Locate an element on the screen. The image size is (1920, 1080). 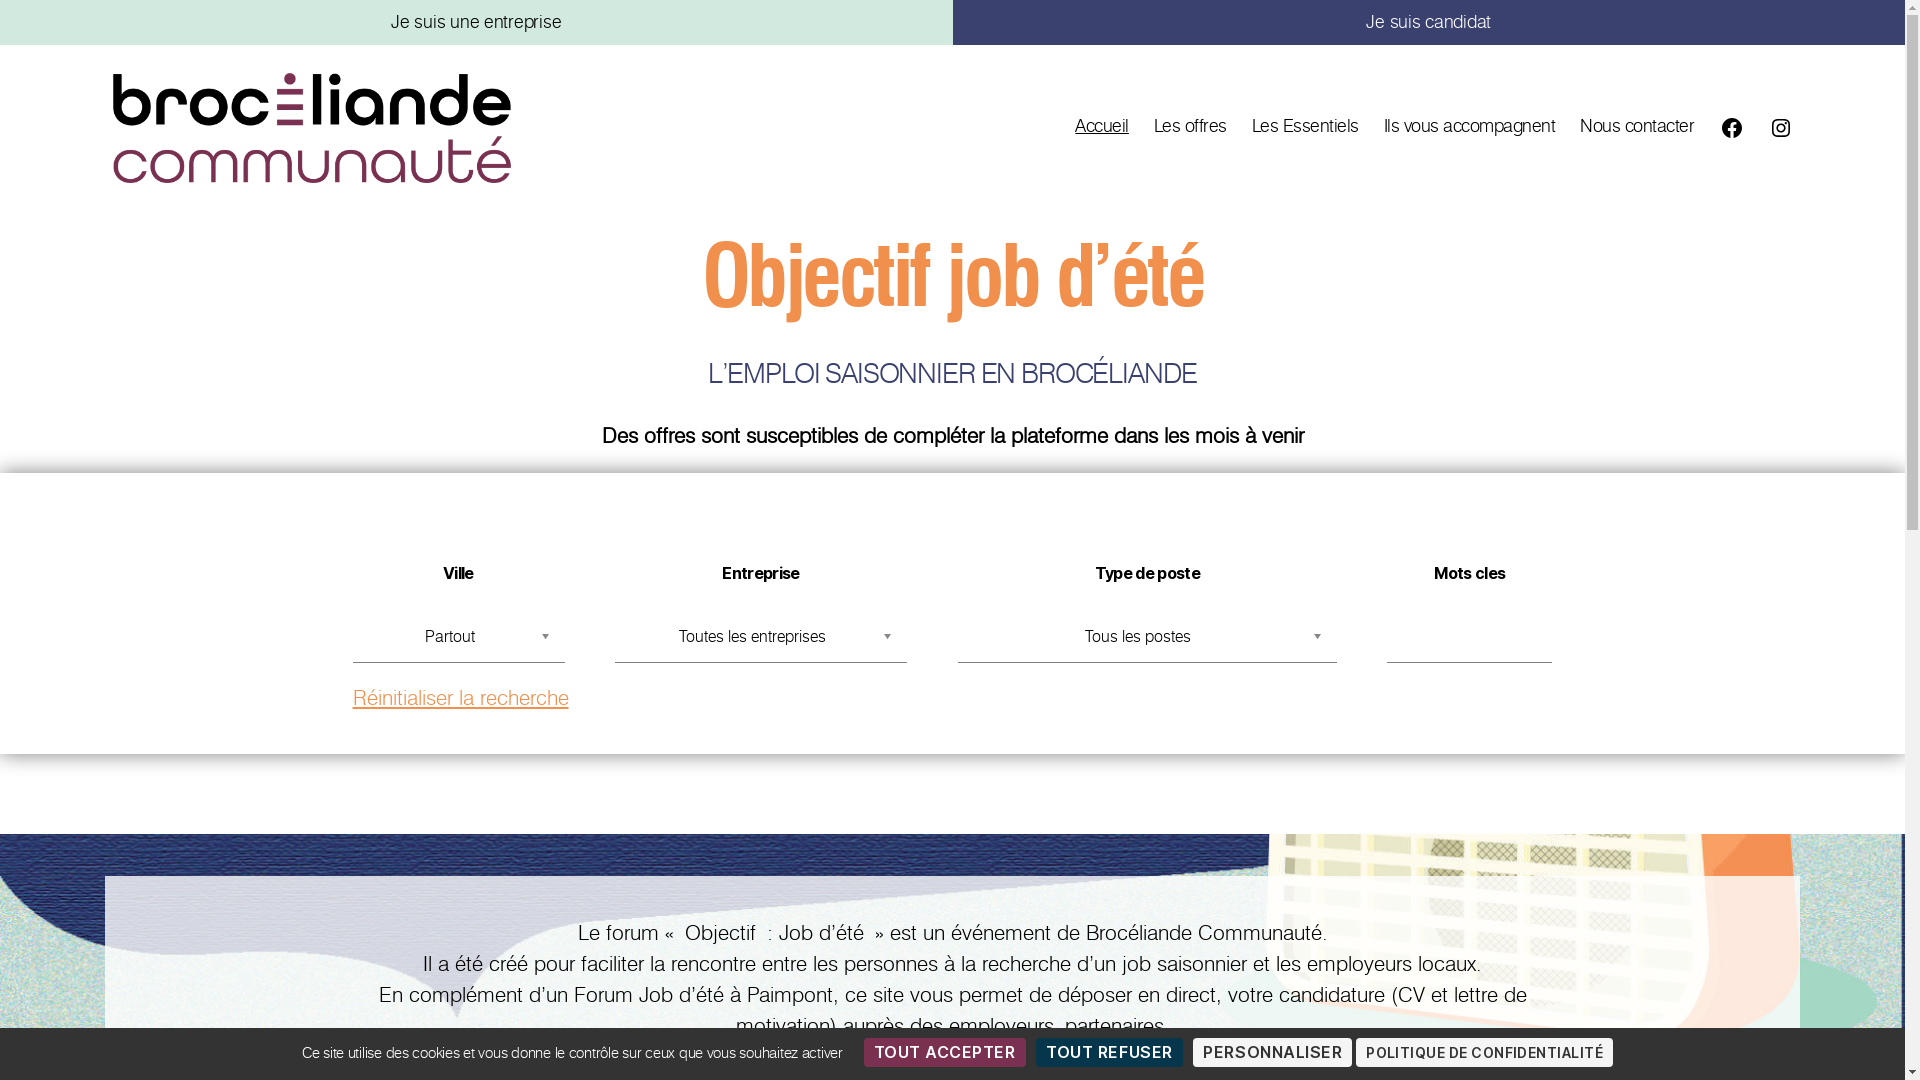
'Faire une recherche par mot clef' is located at coordinates (1469, 640).